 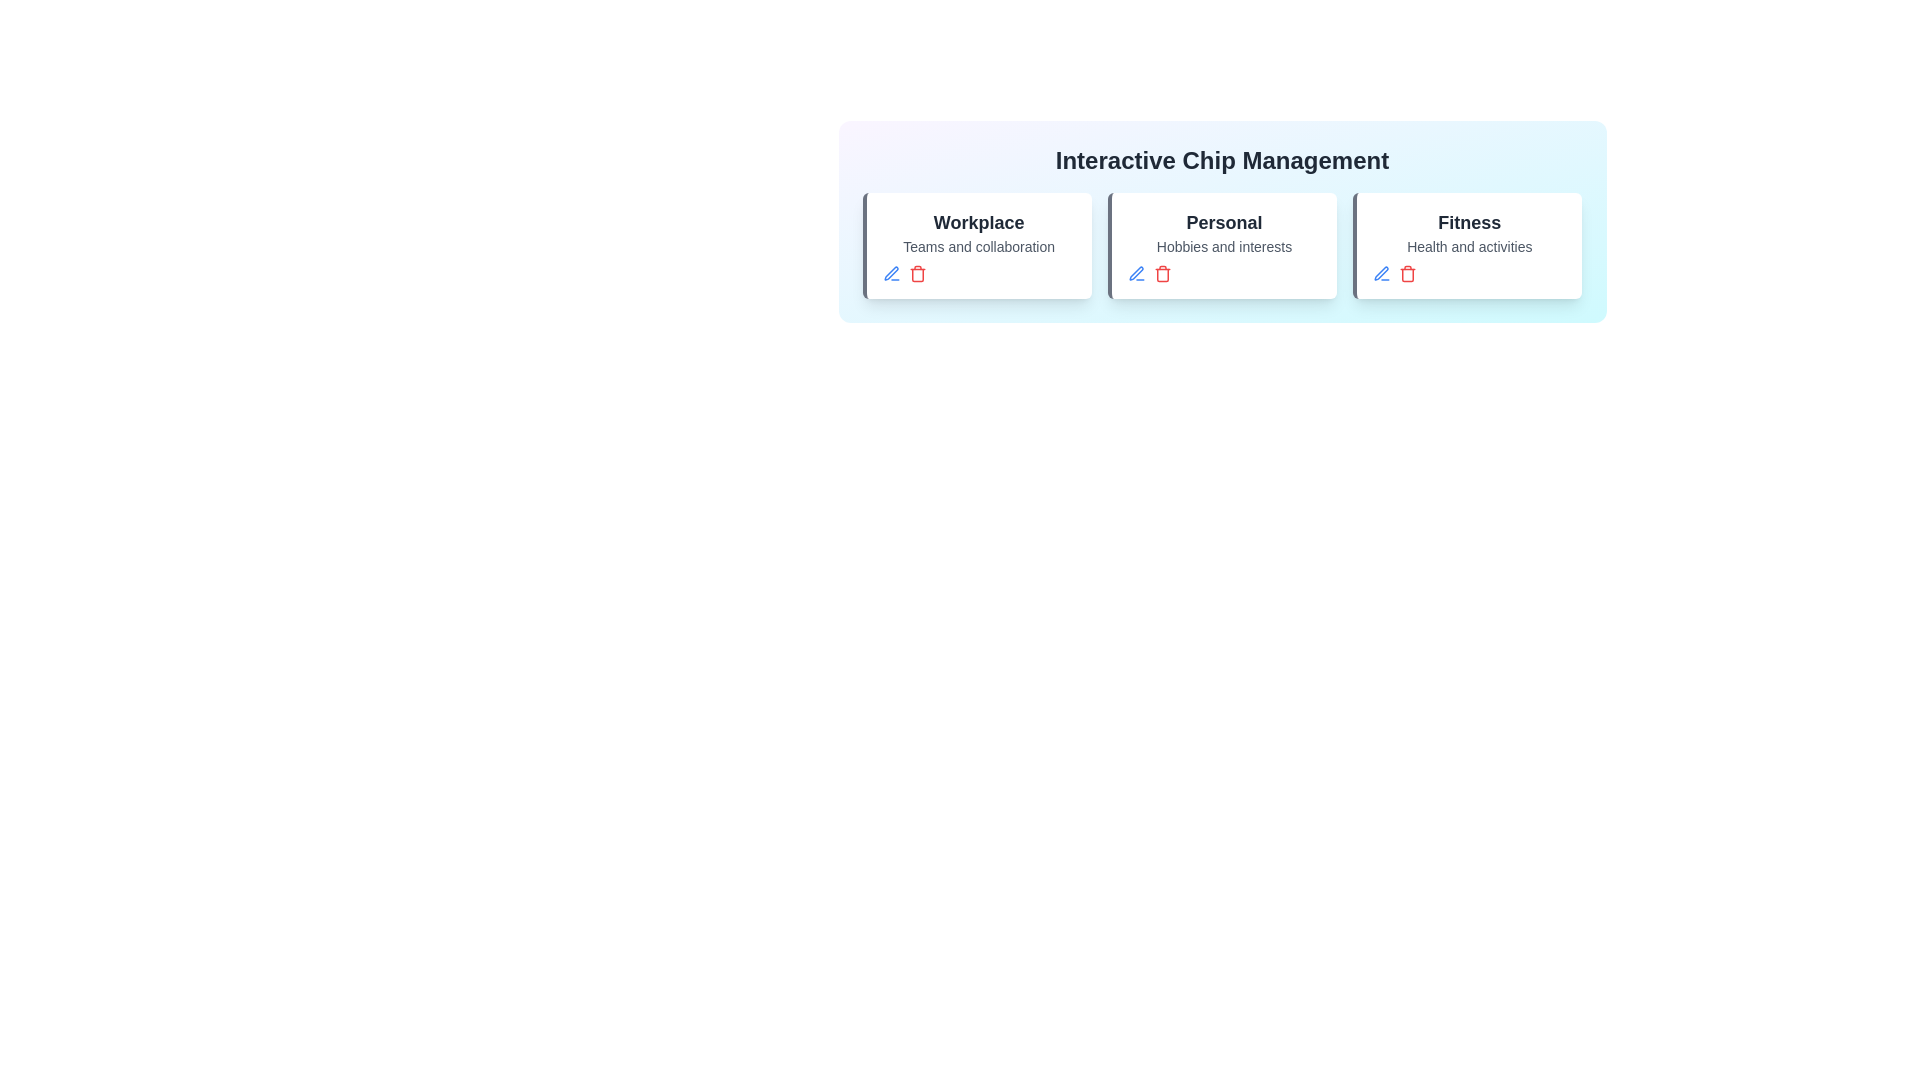 What do you see at coordinates (1136, 273) in the screenshot?
I see `'Edit' button for the chip identified by Personal` at bounding box center [1136, 273].